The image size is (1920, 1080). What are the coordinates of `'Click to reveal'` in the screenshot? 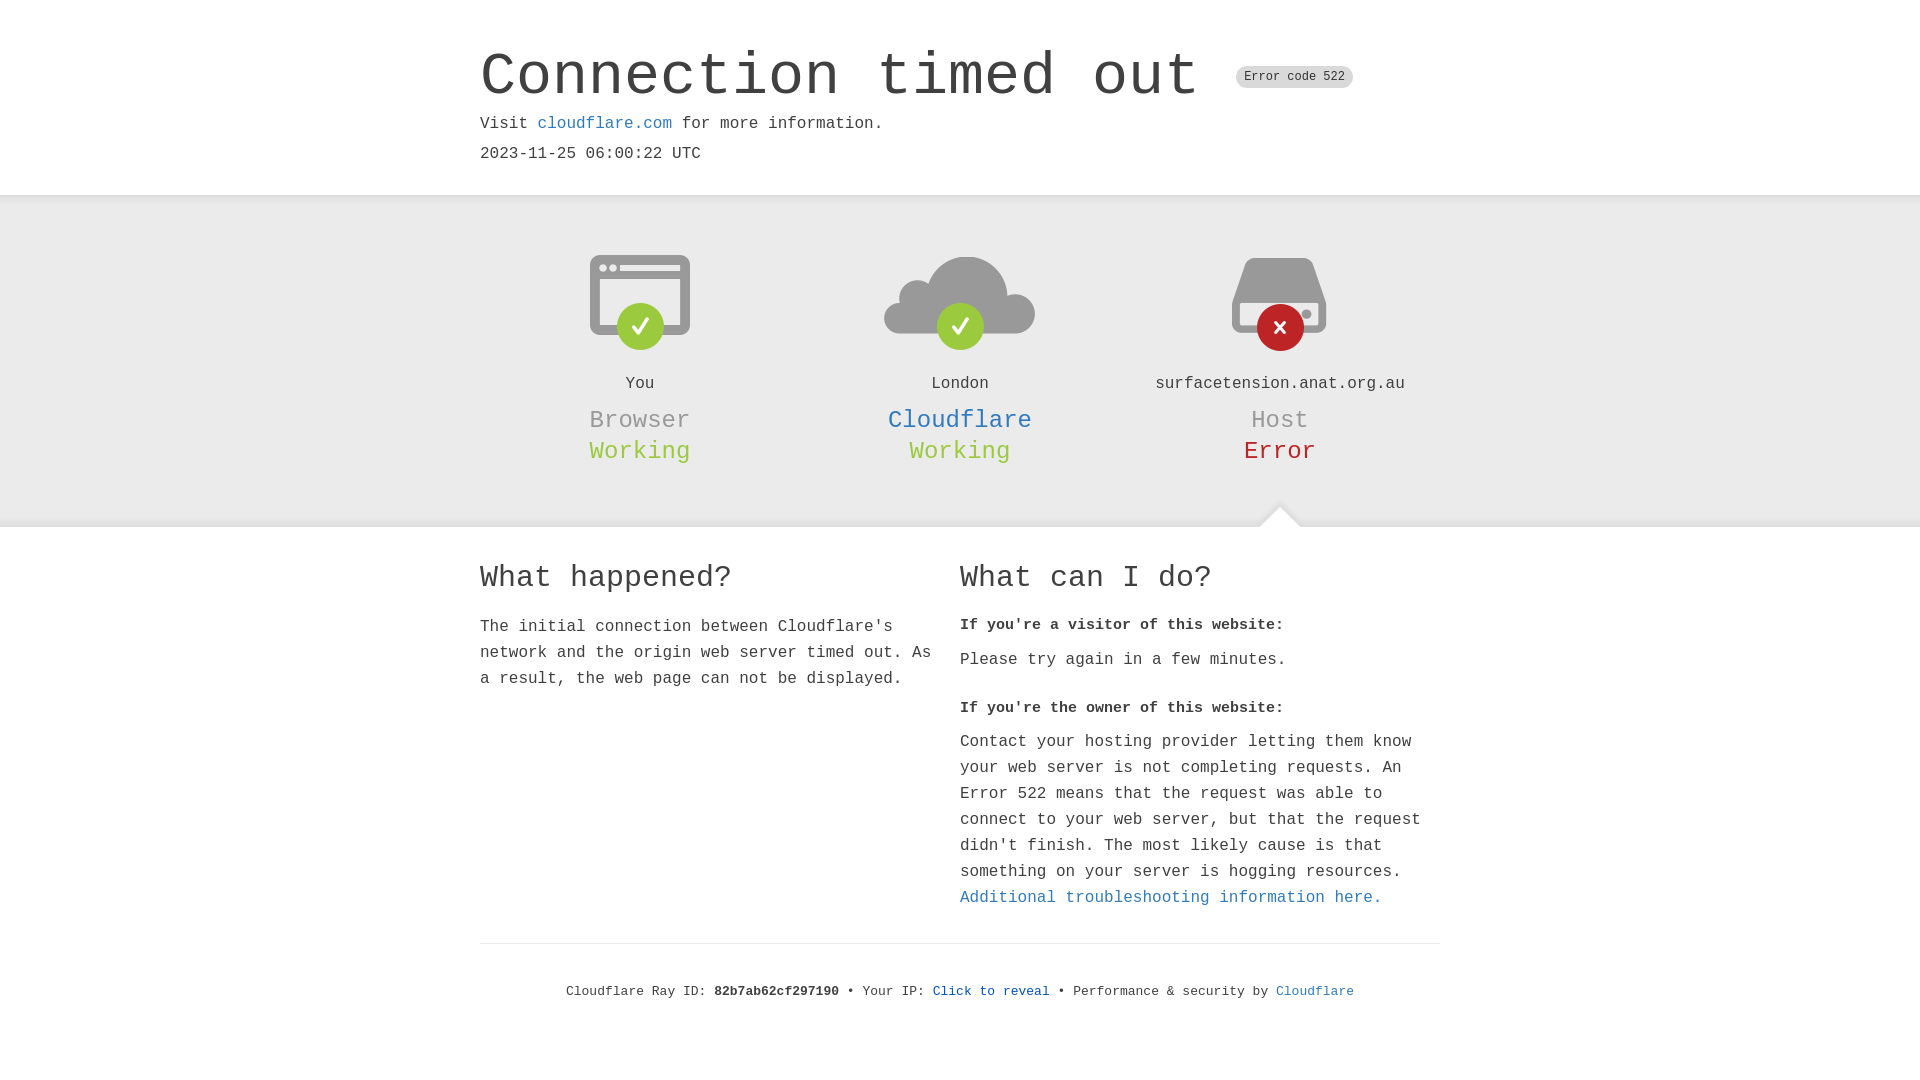 It's located at (991, 991).